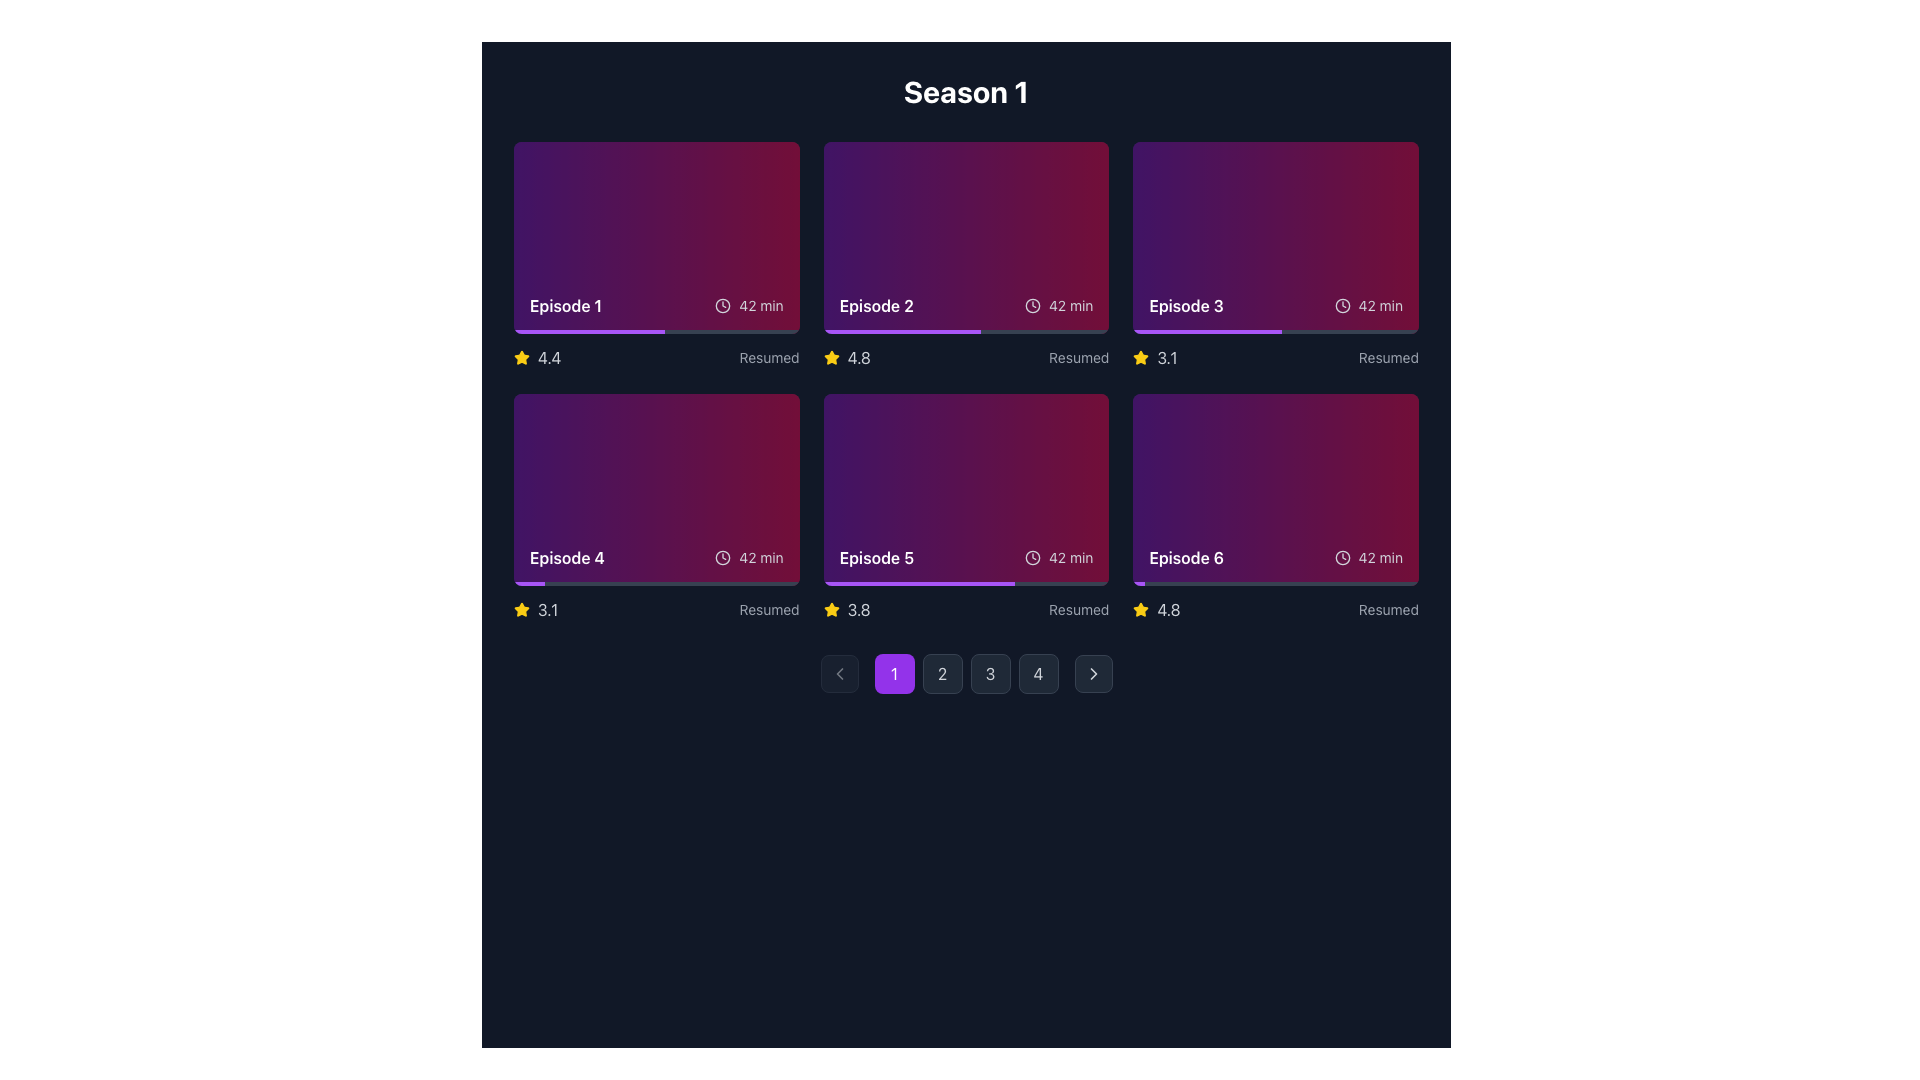 The image size is (1920, 1080). I want to click on the yellow star icon under the 'Episode 2' label to interact with the rating system, so click(1141, 356).